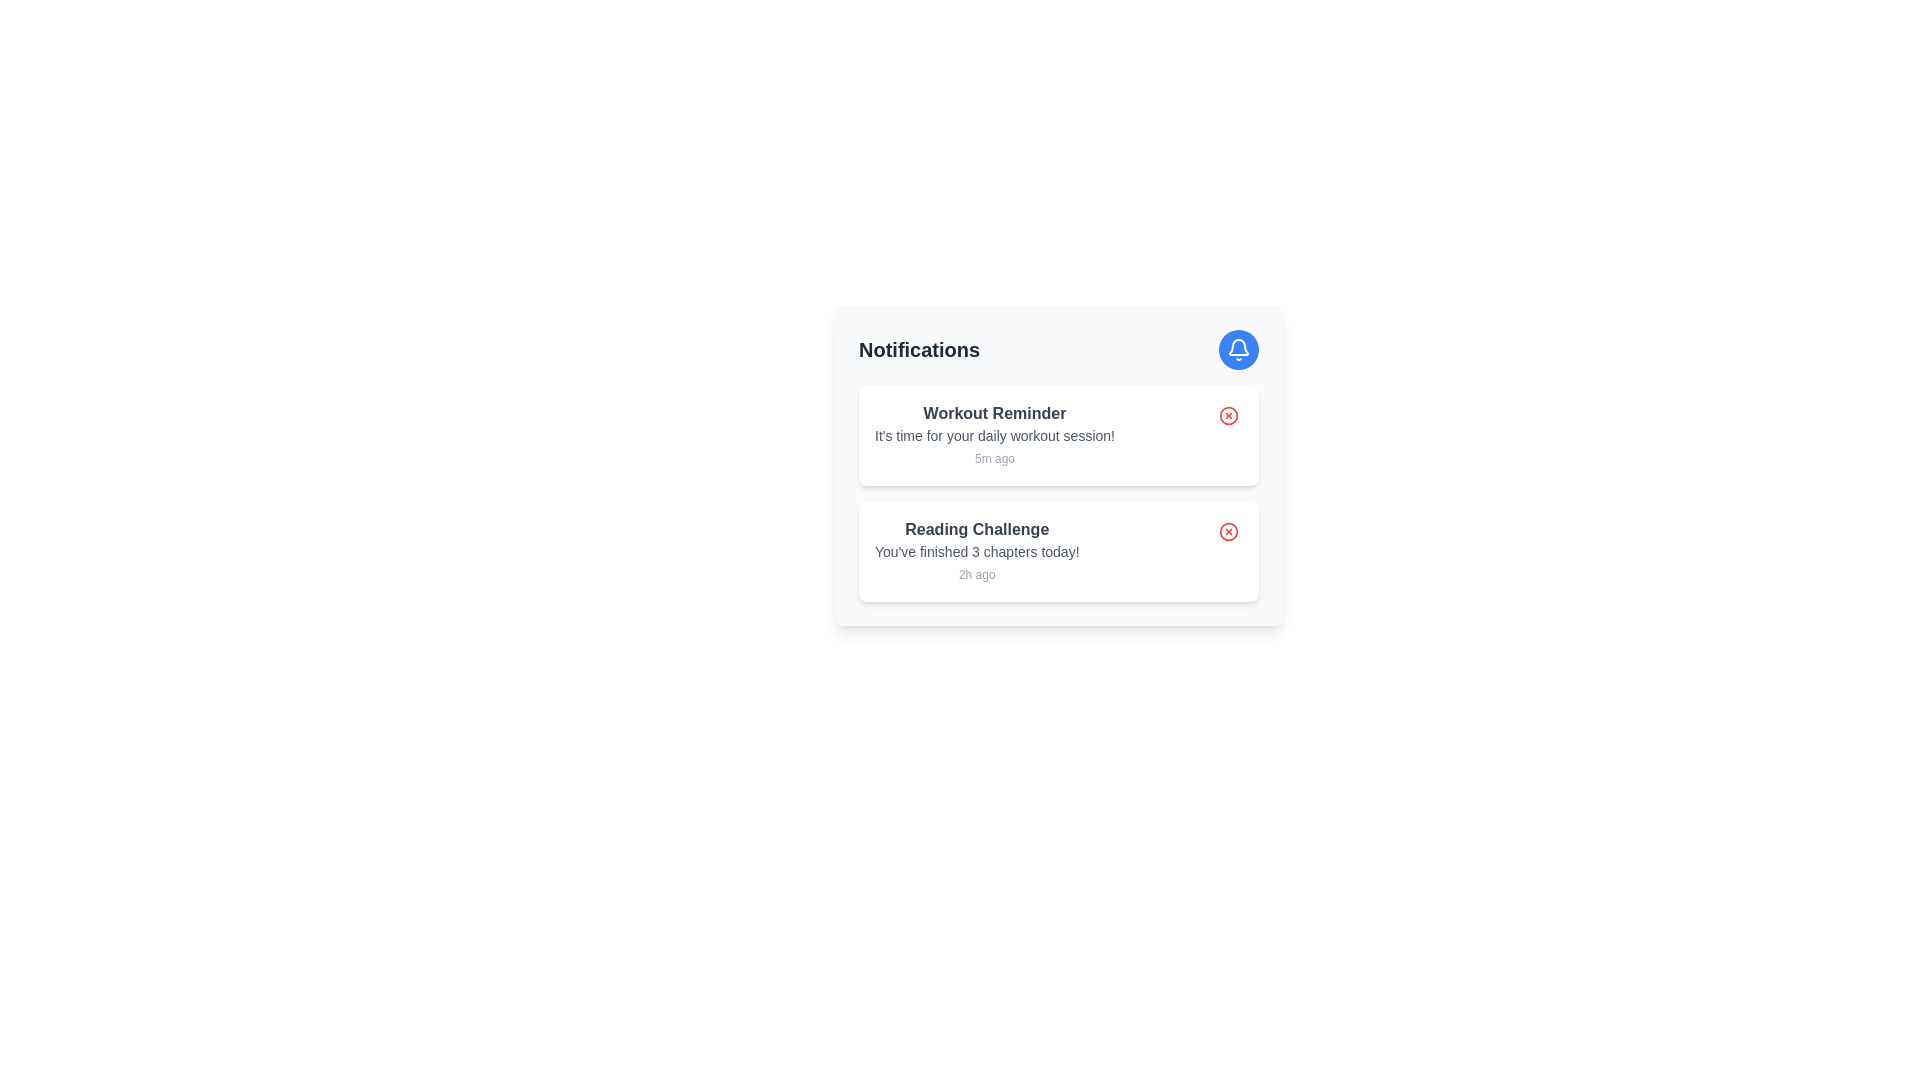  I want to click on informational text label that says 'You’ve finished 3 chapters today!' located within the 'Reading Challenge' notification card, positioned below the headline, so click(977, 551).